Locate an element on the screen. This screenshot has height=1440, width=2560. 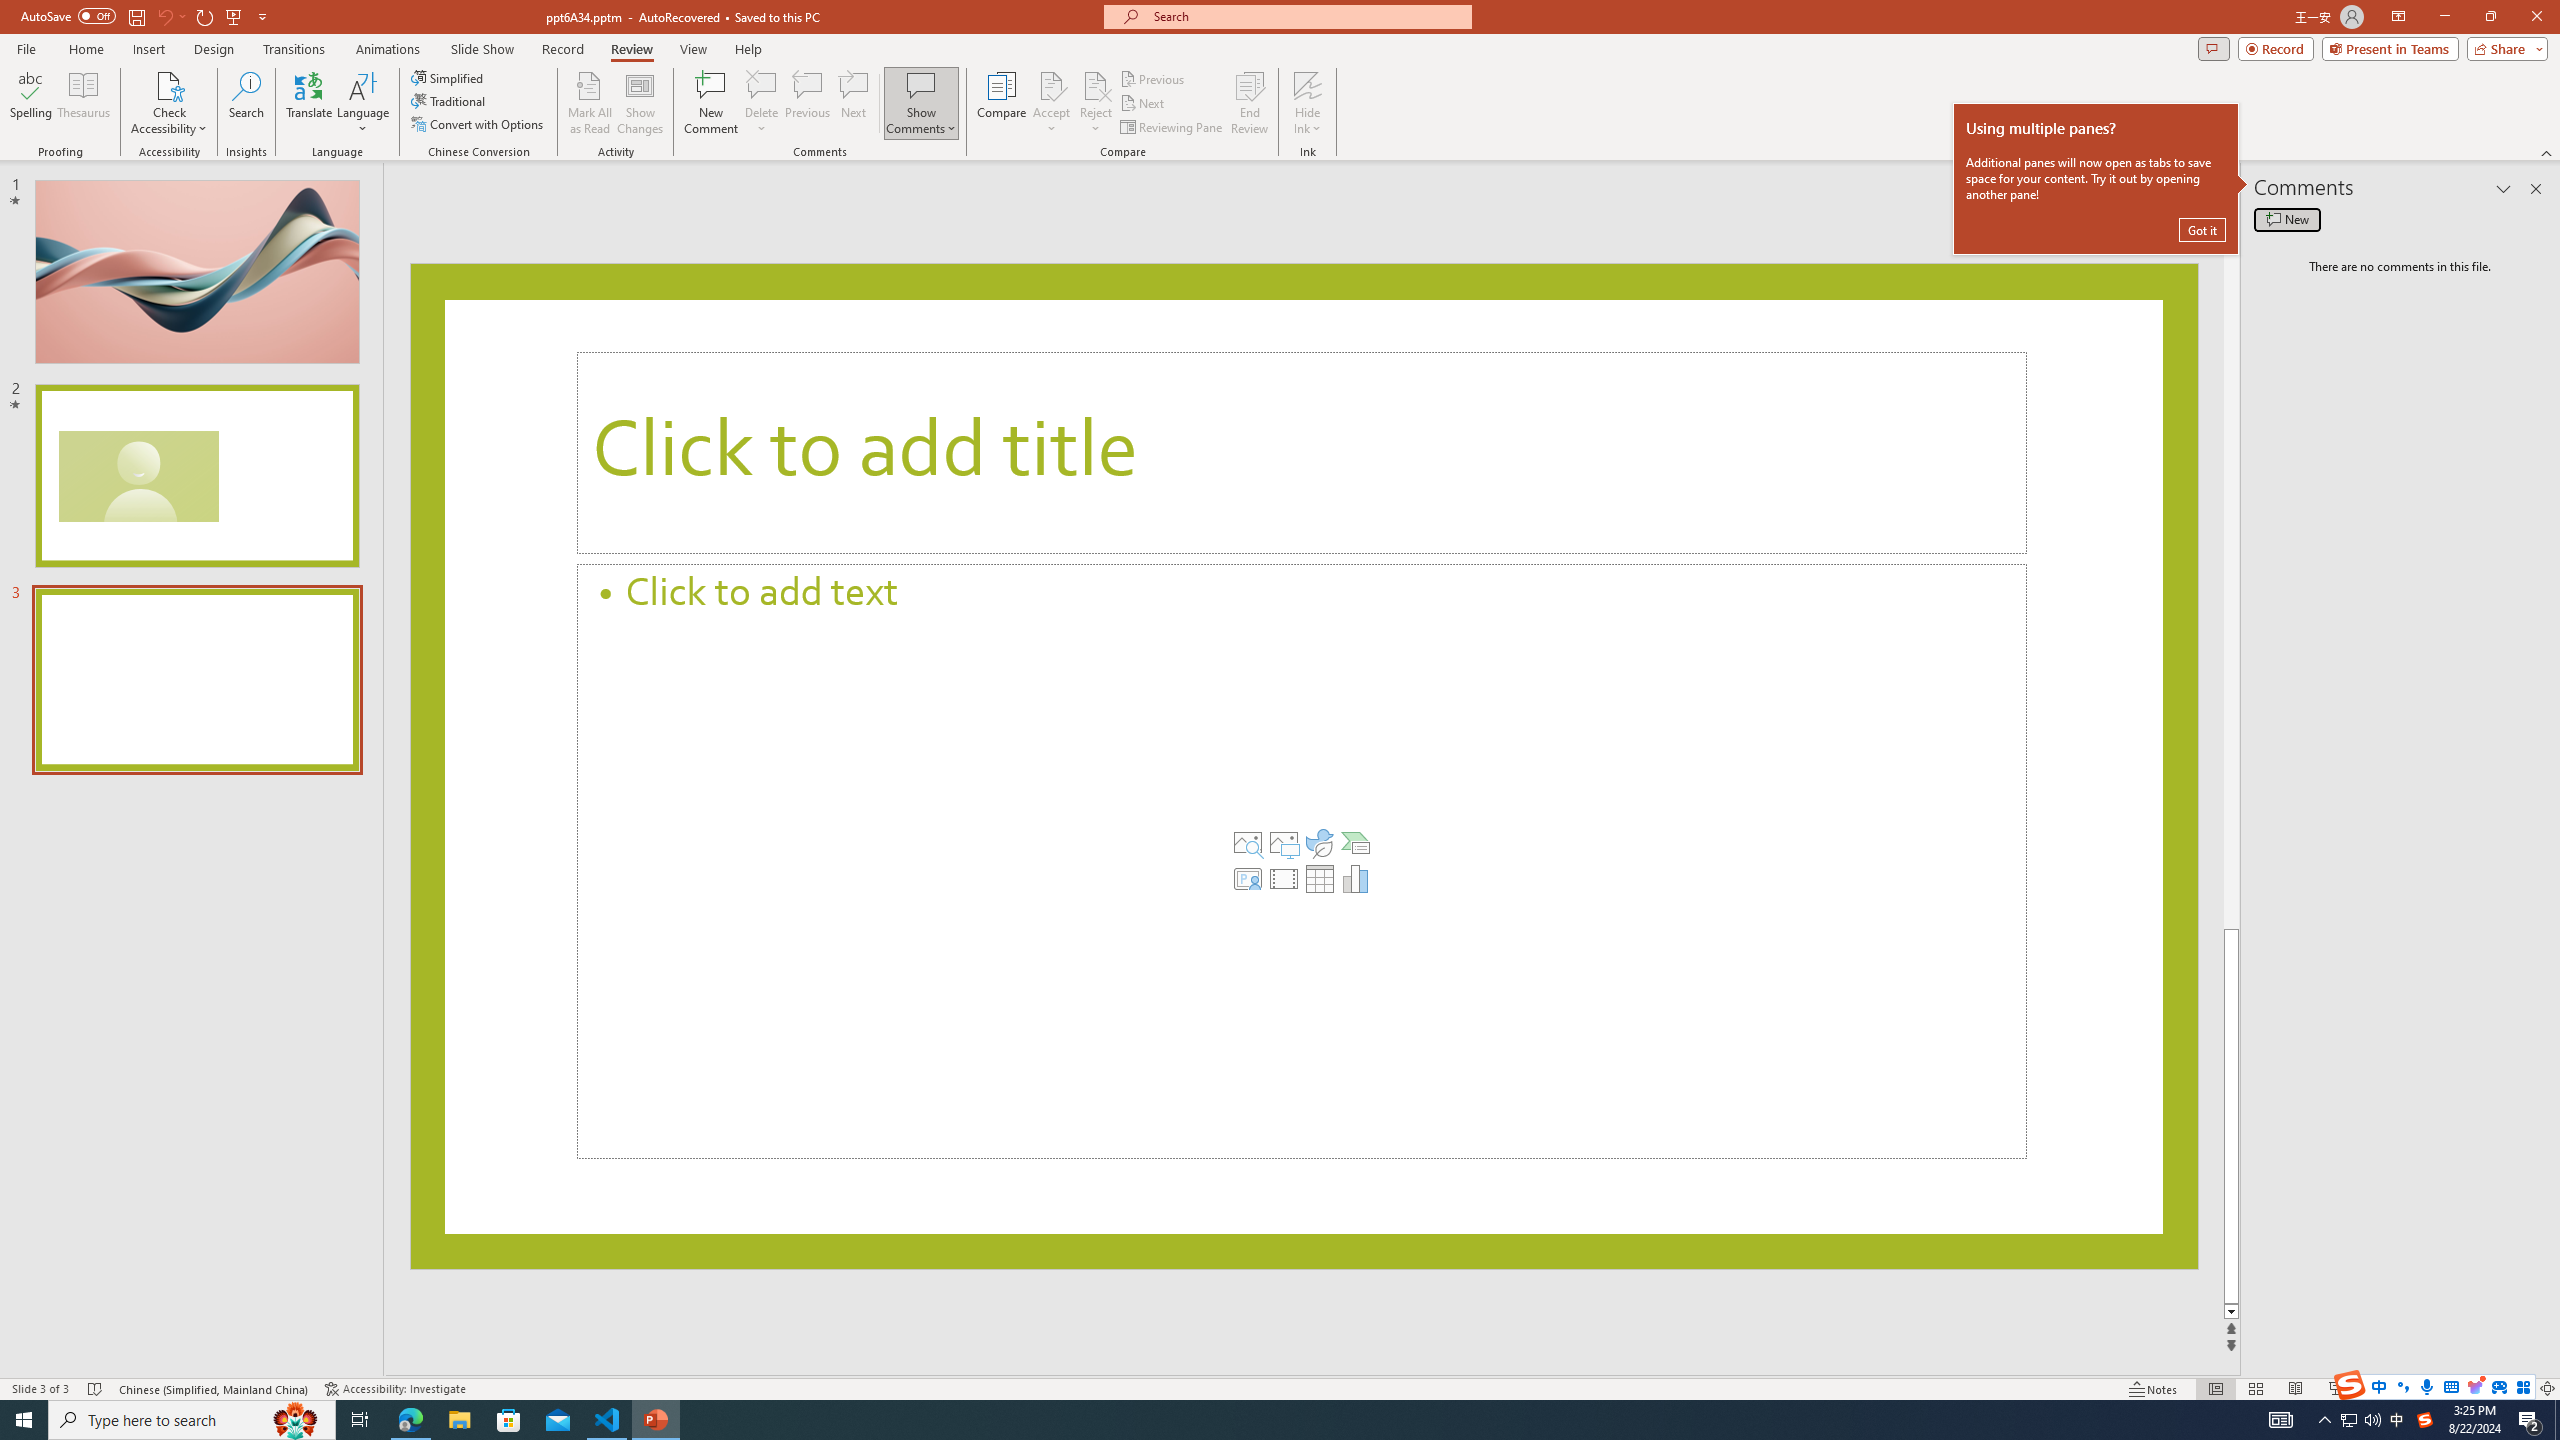
'Reject' is located at coordinates (1094, 103).